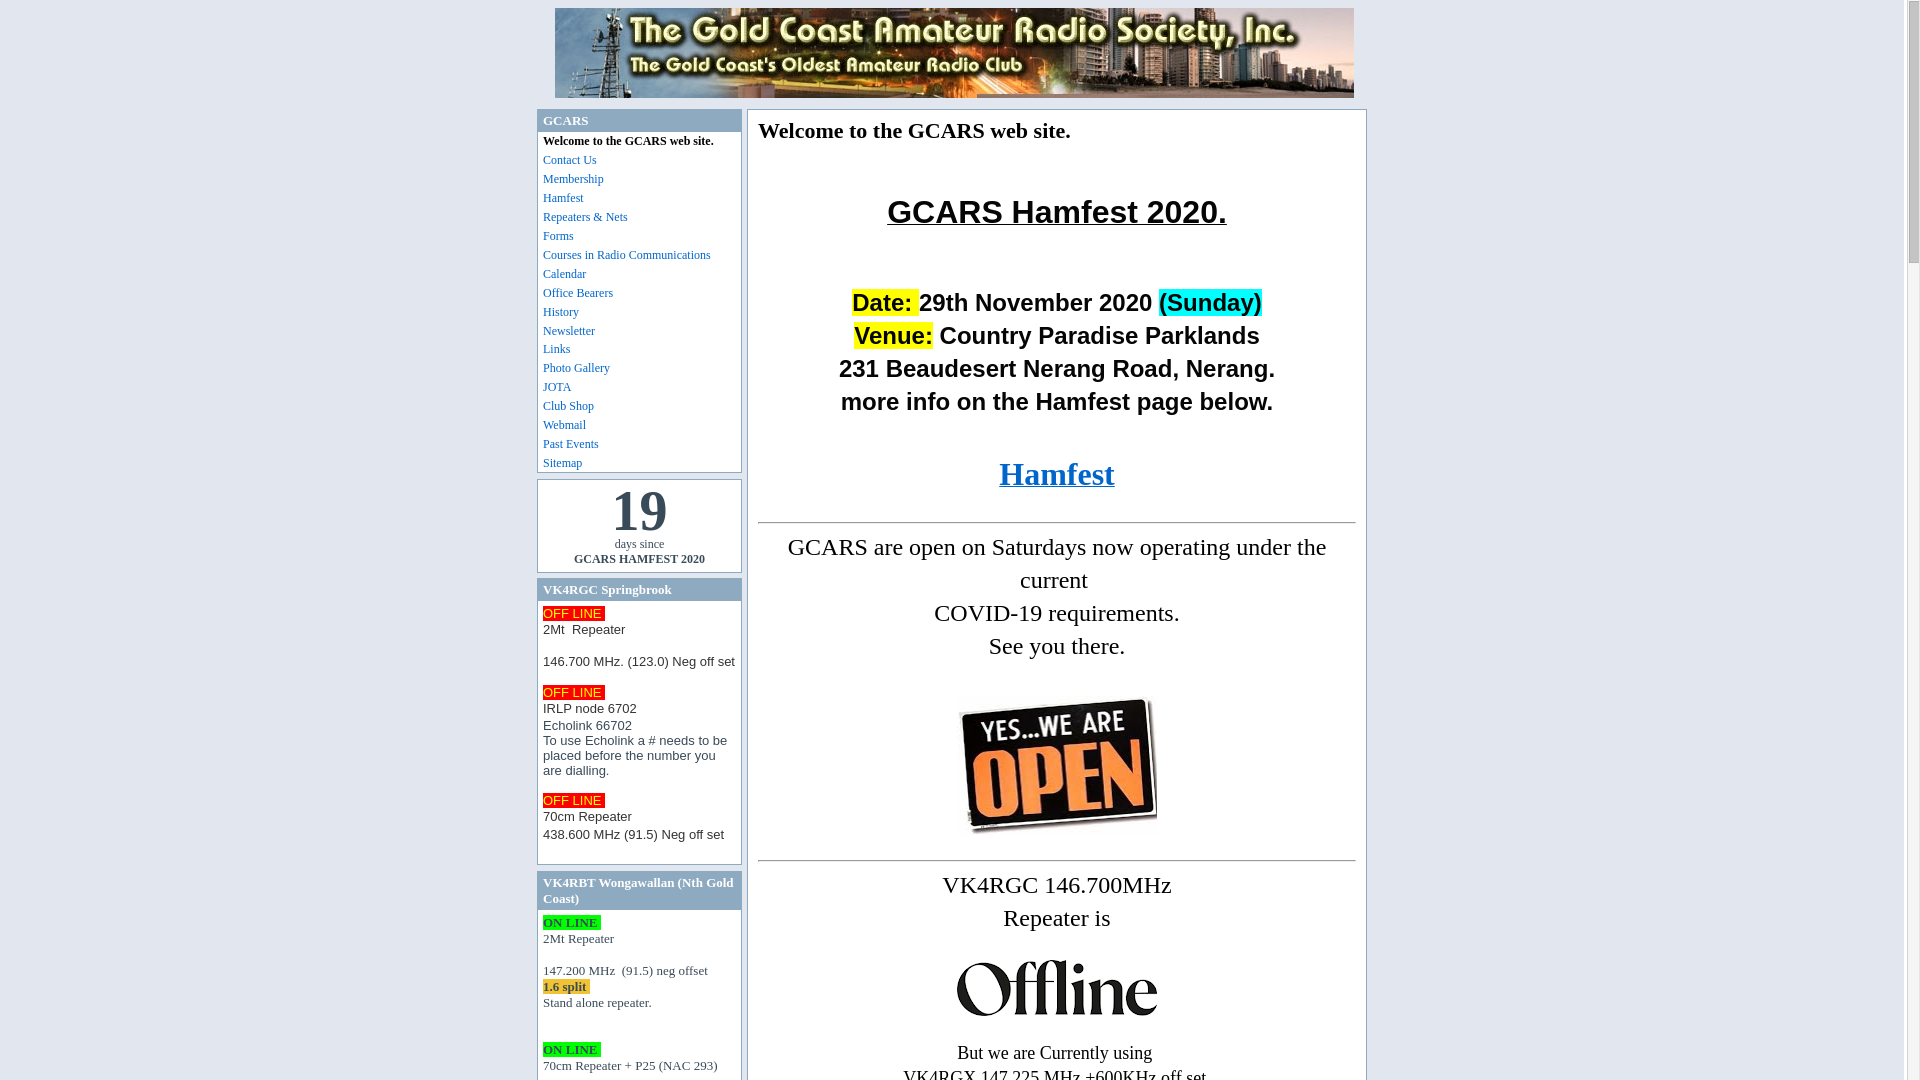 This screenshot has height=1080, width=1920. I want to click on 'JOTA', so click(642, 388).